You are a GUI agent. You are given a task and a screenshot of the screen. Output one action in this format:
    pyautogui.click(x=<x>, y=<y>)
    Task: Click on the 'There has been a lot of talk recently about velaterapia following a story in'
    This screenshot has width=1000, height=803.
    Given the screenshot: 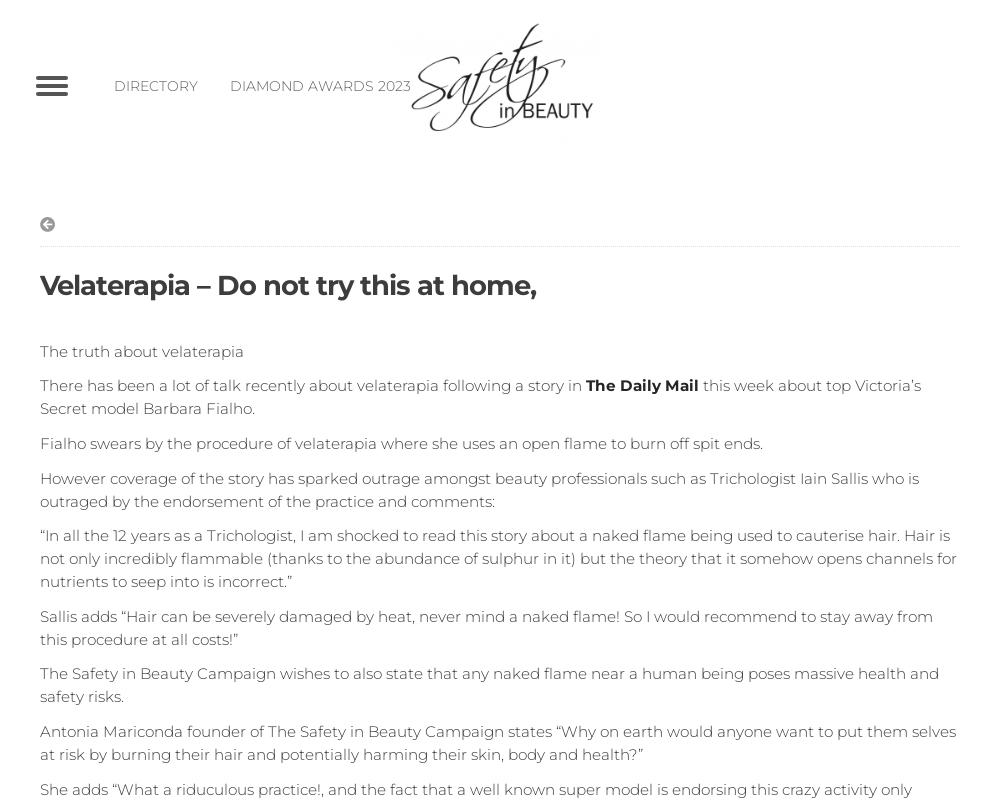 What is the action you would take?
    pyautogui.click(x=312, y=385)
    